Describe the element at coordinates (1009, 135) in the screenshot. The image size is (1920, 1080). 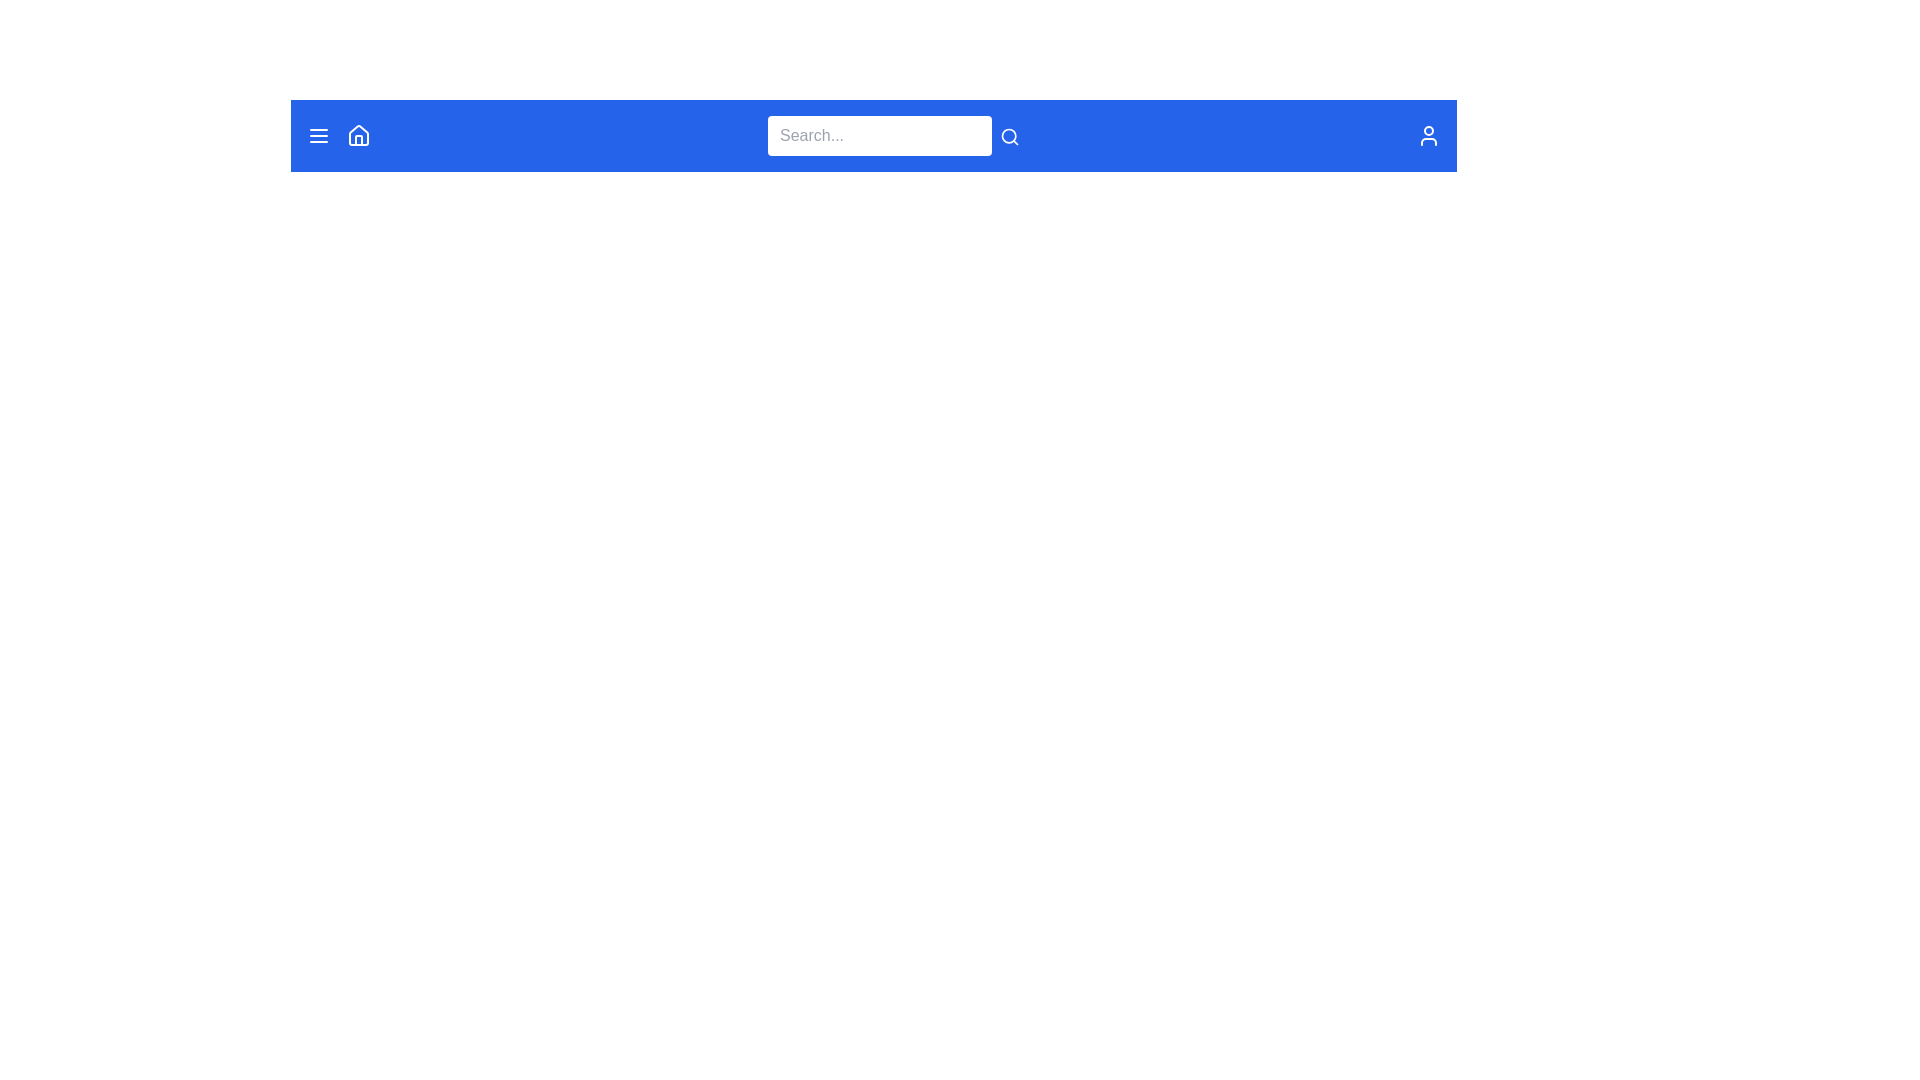
I see `the central circular component of the magnifying glass icon located in the blue navigation bar to the right of the search input field` at that location.